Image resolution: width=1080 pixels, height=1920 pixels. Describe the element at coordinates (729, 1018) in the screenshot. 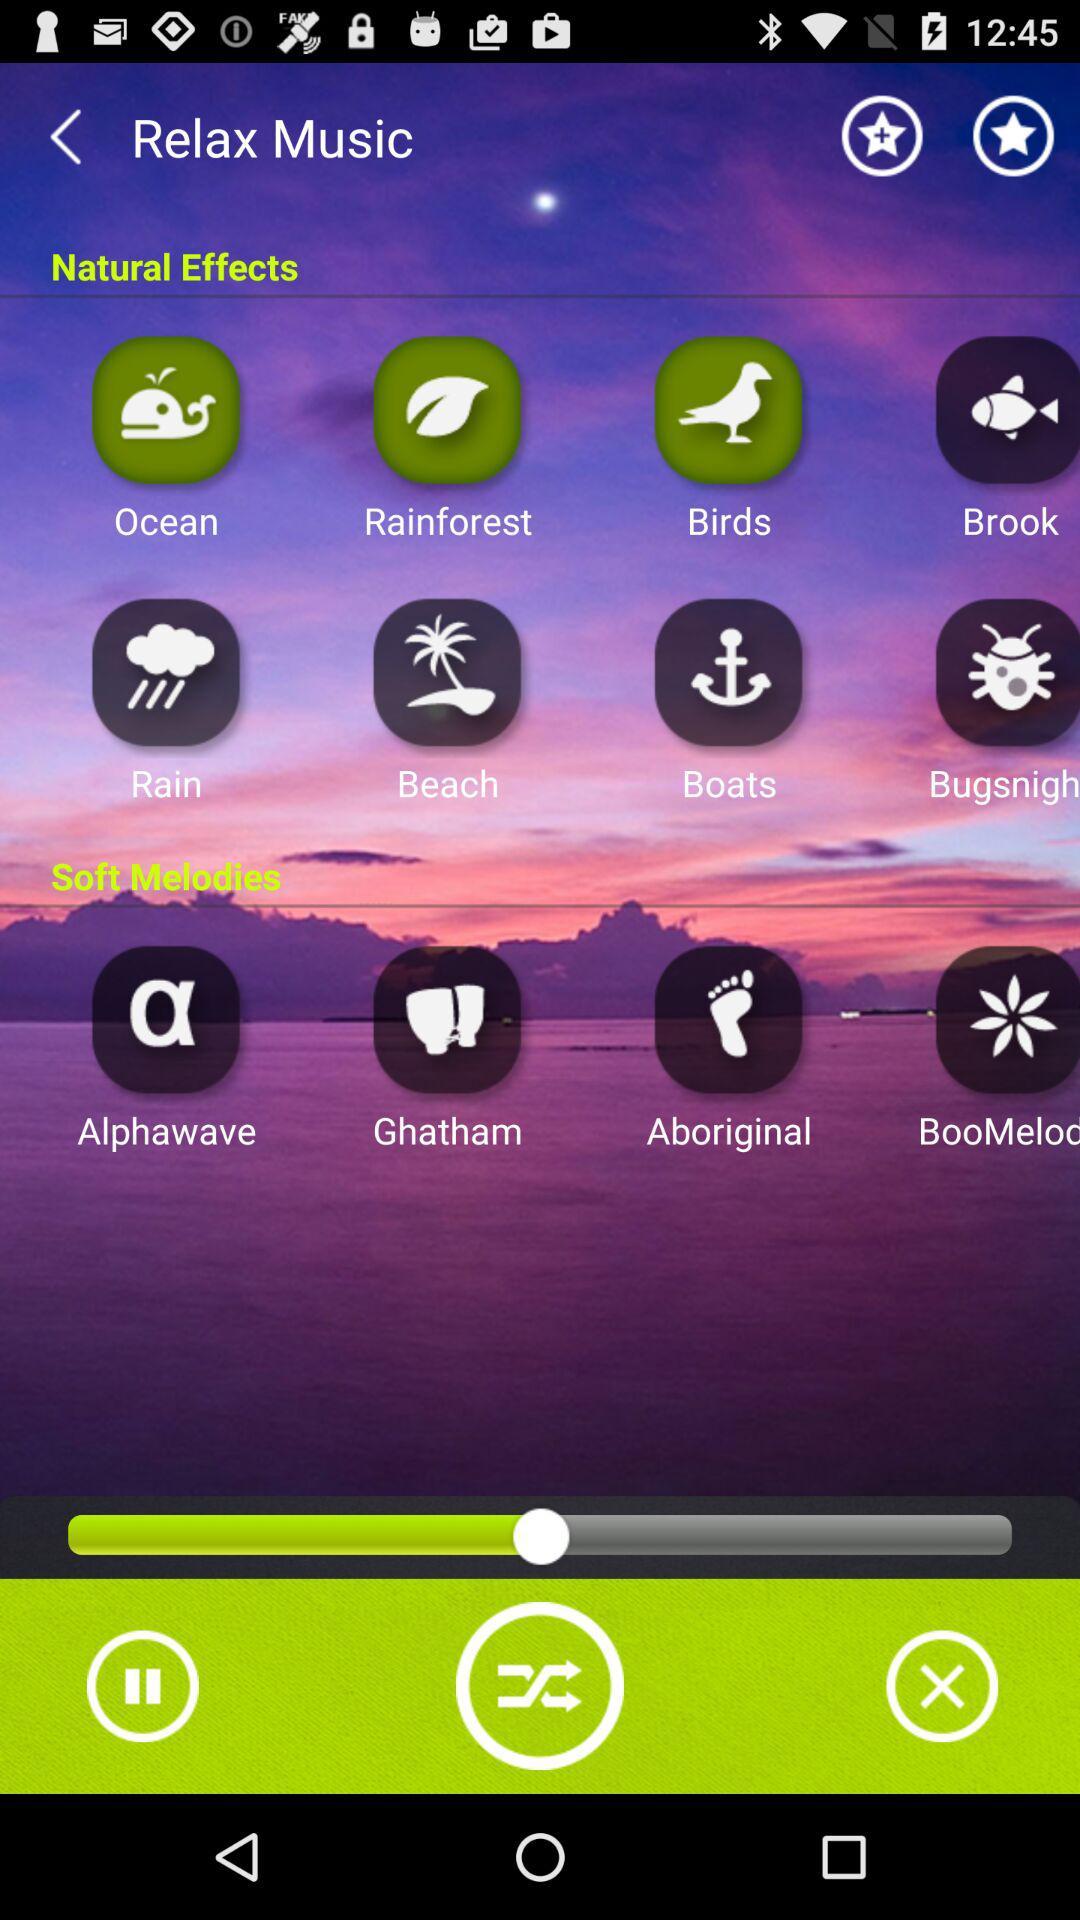

I see `choose aboriginal` at that location.